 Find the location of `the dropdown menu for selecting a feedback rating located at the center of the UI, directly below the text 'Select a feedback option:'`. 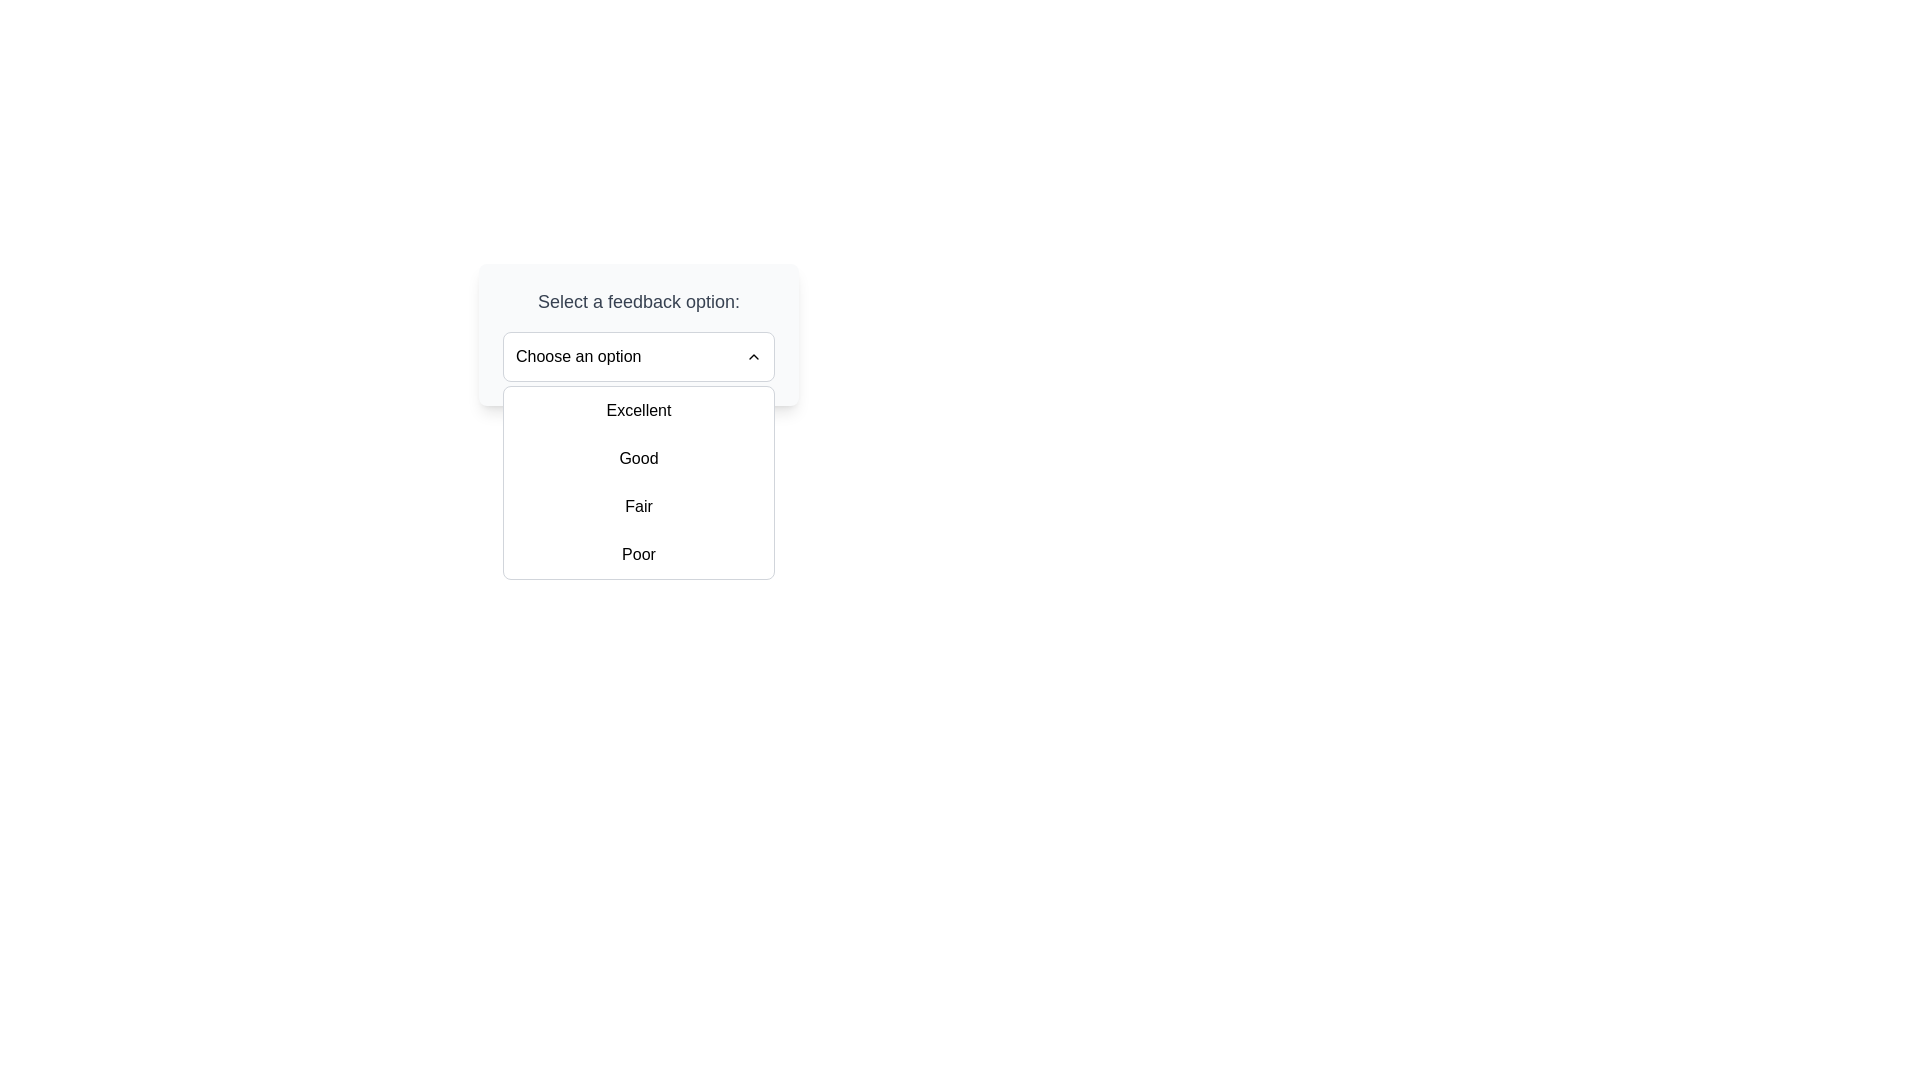

the dropdown menu for selecting a feedback rating located at the center of the UI, directly below the text 'Select a feedback option:' is located at coordinates (637, 356).